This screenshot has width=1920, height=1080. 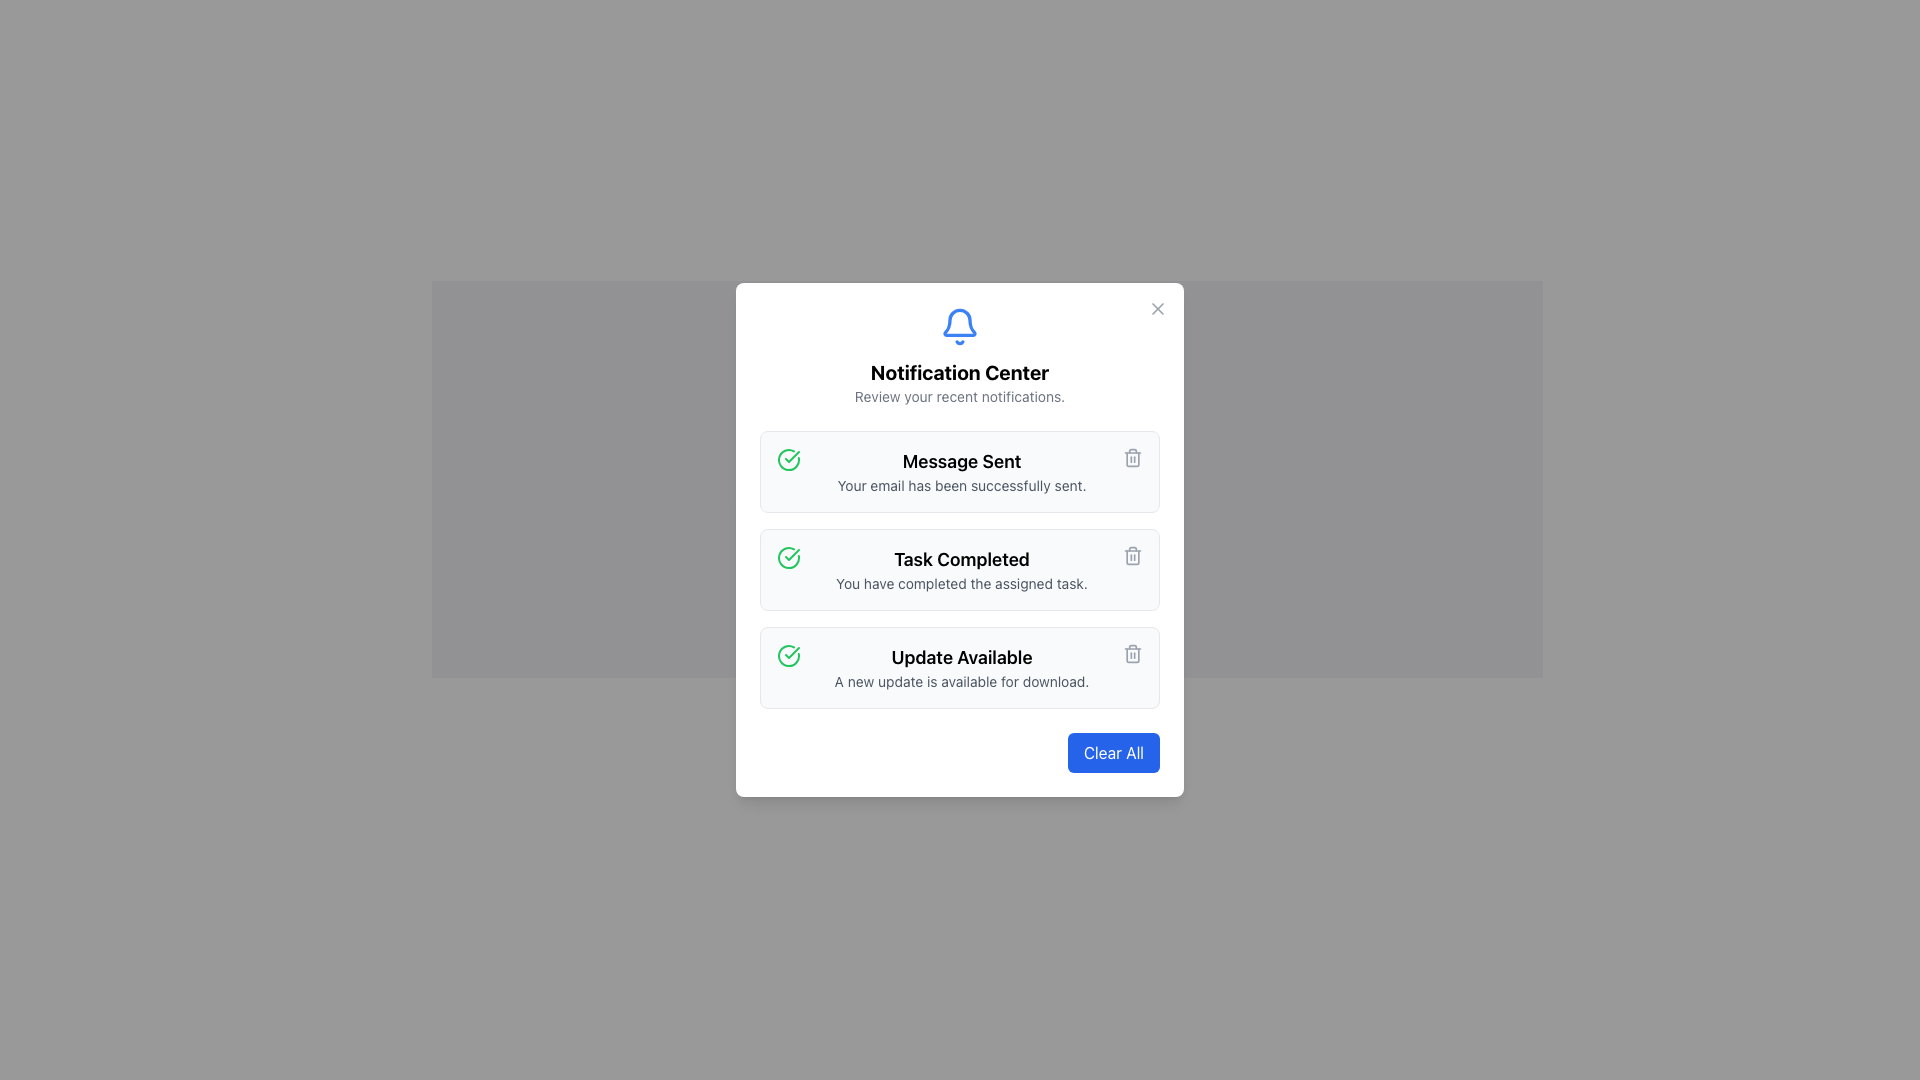 What do you see at coordinates (1132, 654) in the screenshot?
I see `the interactive gray trash bin icon button located in the rightmost section of the 'Update Available' notification block` at bounding box center [1132, 654].